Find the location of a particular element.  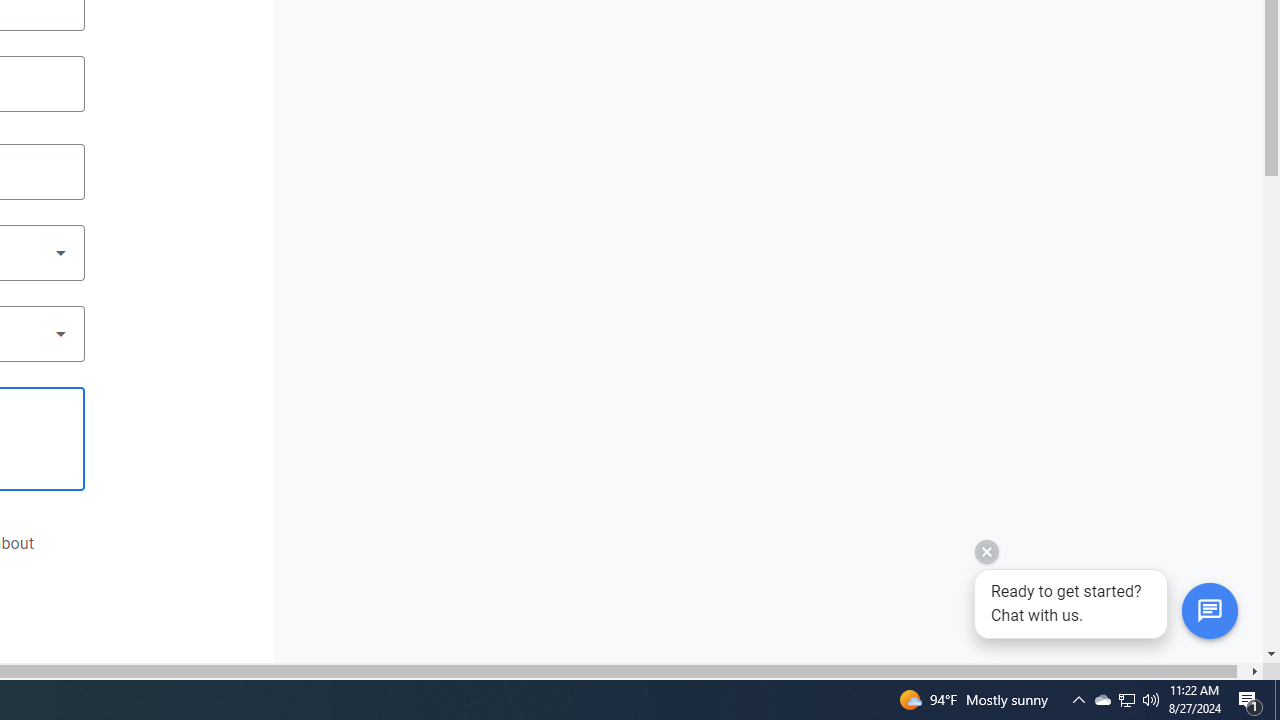

'Button to activate chat' is located at coordinates (1208, 610).